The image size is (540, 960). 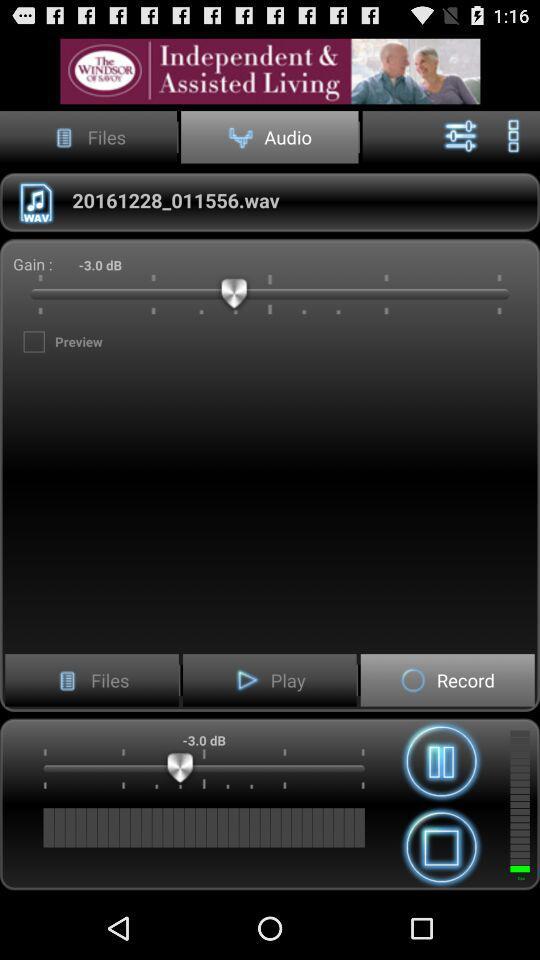 I want to click on clicks the advertisement, so click(x=270, y=71).